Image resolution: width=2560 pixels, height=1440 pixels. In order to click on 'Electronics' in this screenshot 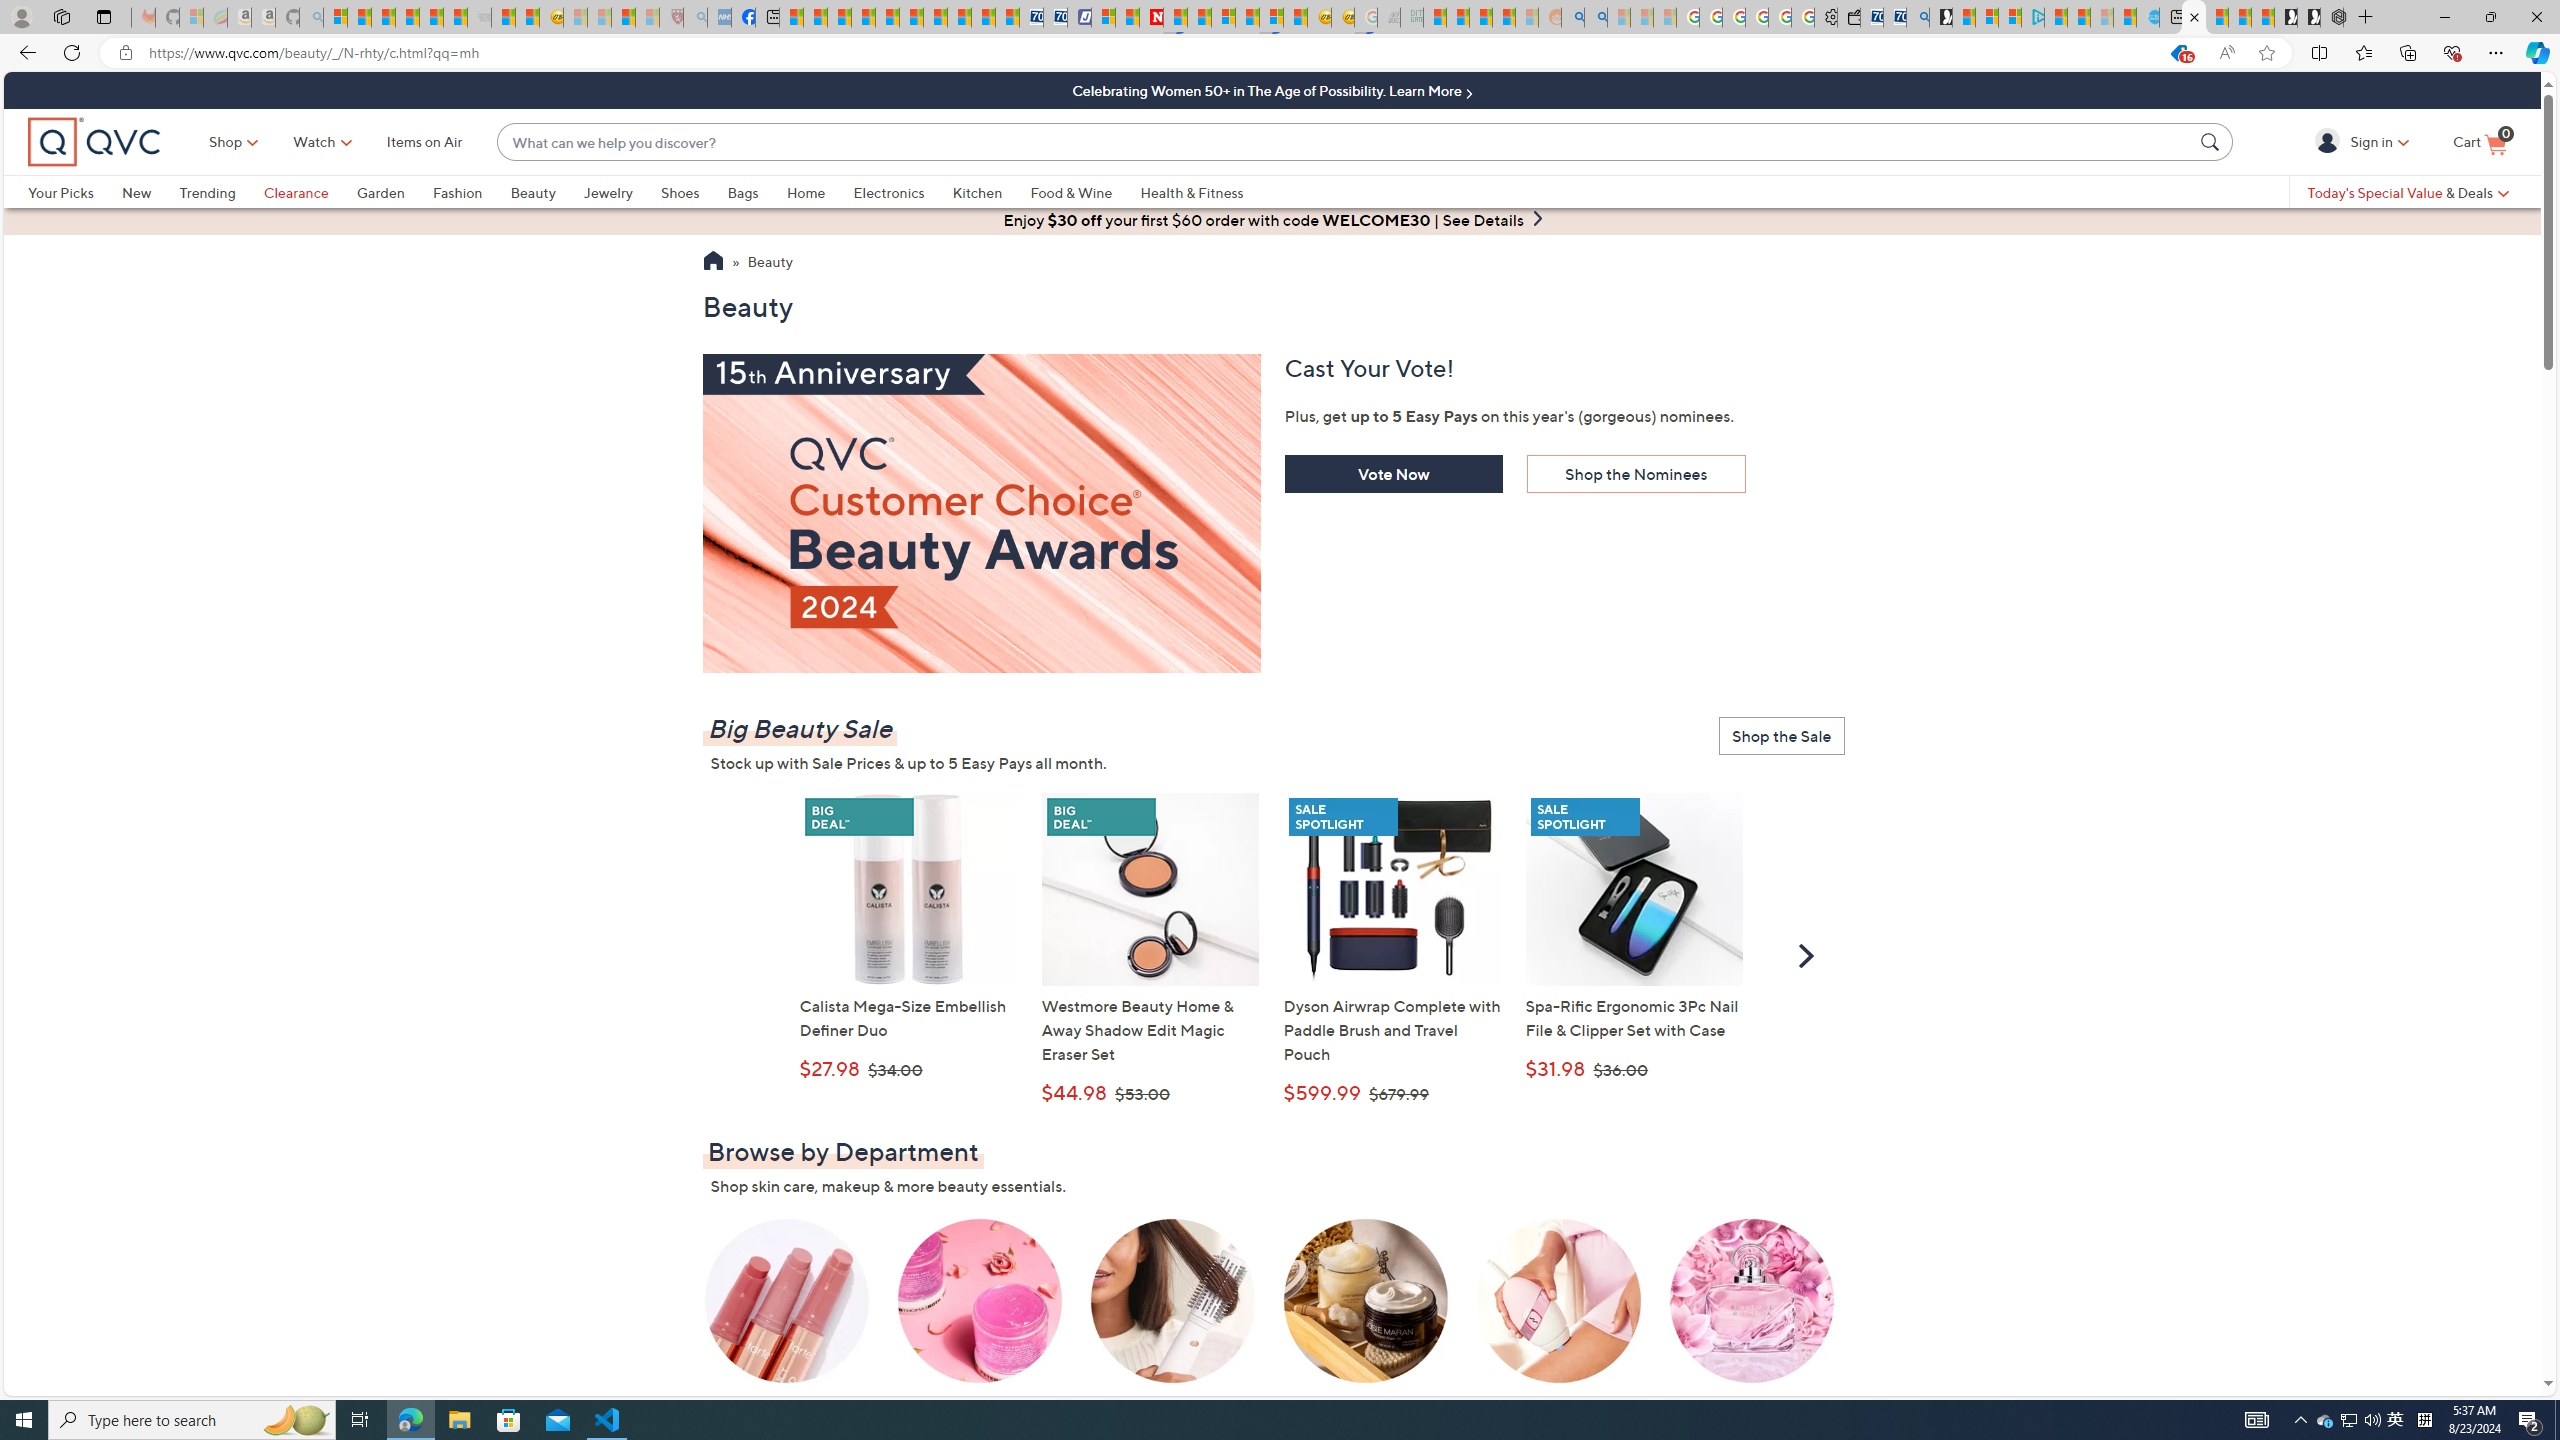, I will do `click(901, 191)`.